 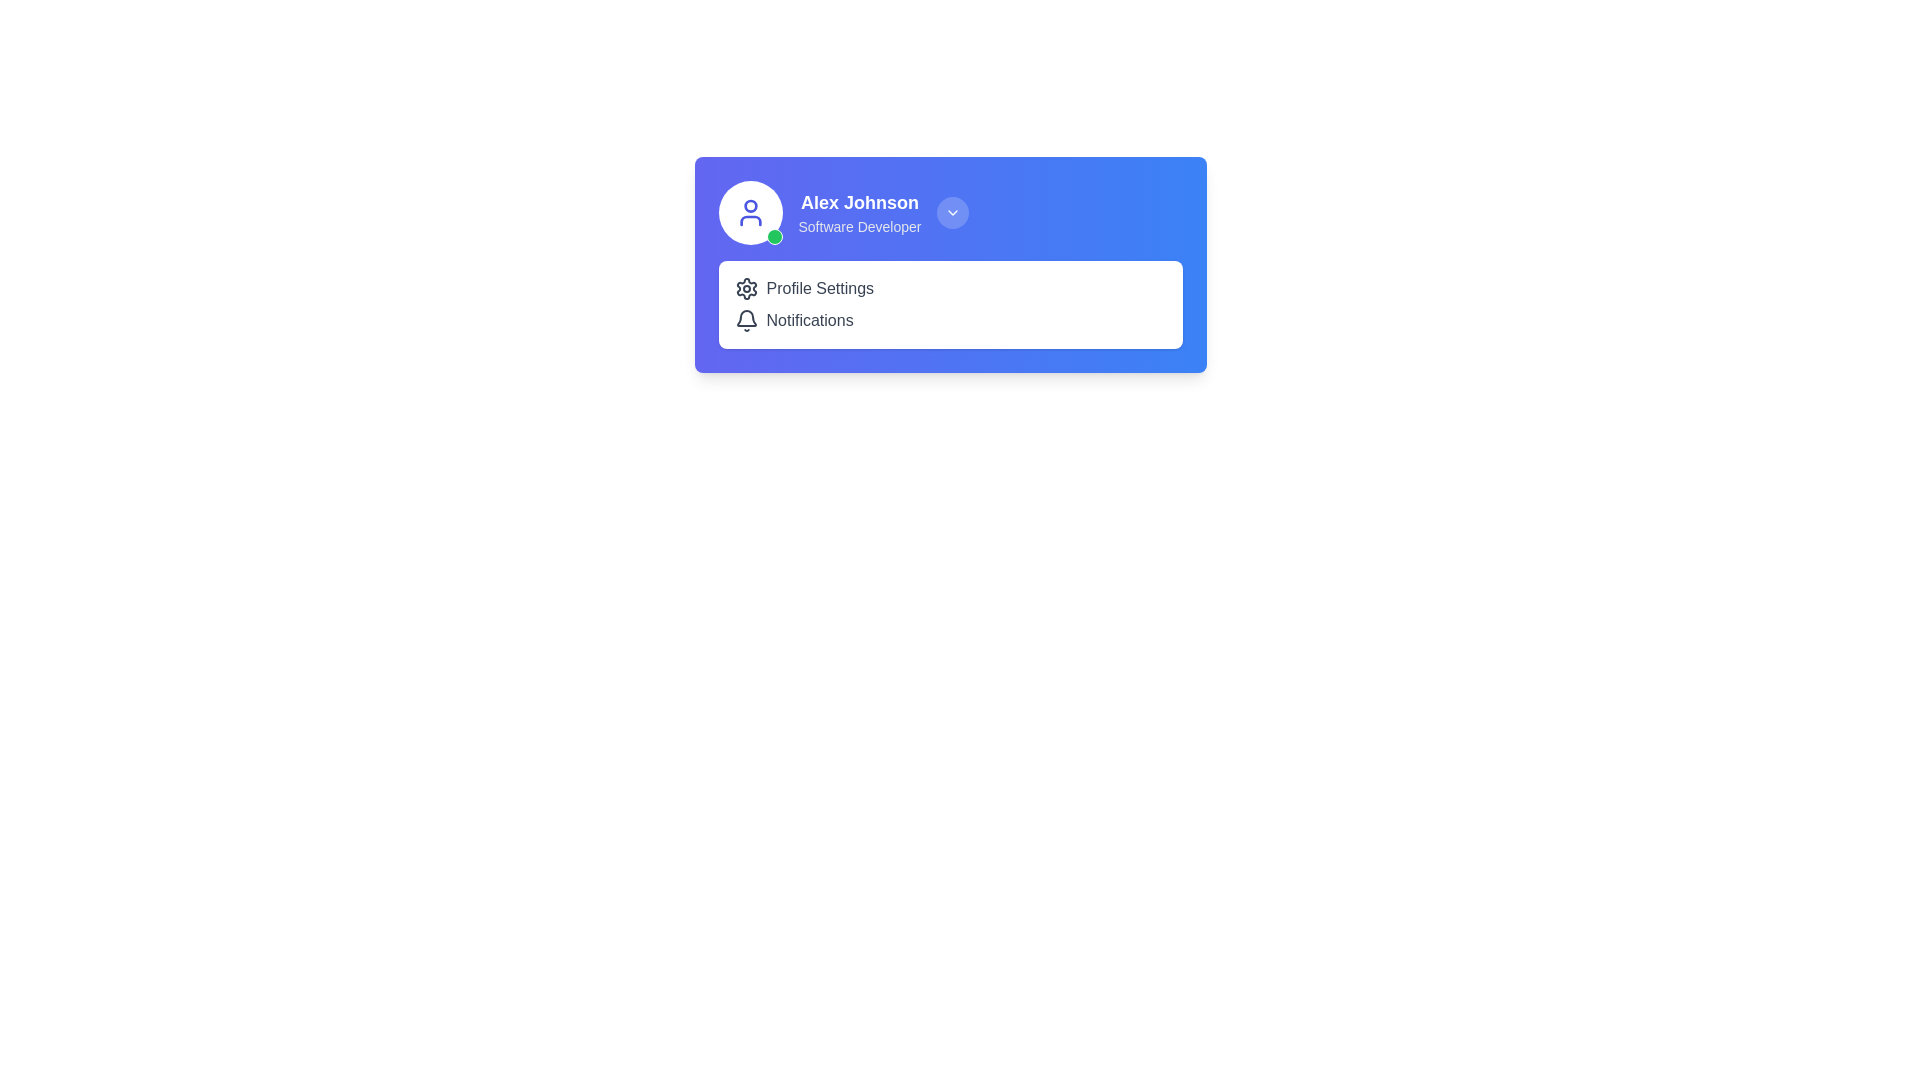 What do you see at coordinates (949, 212) in the screenshot?
I see `the Profile information summary with an interactive dropdown button` at bounding box center [949, 212].